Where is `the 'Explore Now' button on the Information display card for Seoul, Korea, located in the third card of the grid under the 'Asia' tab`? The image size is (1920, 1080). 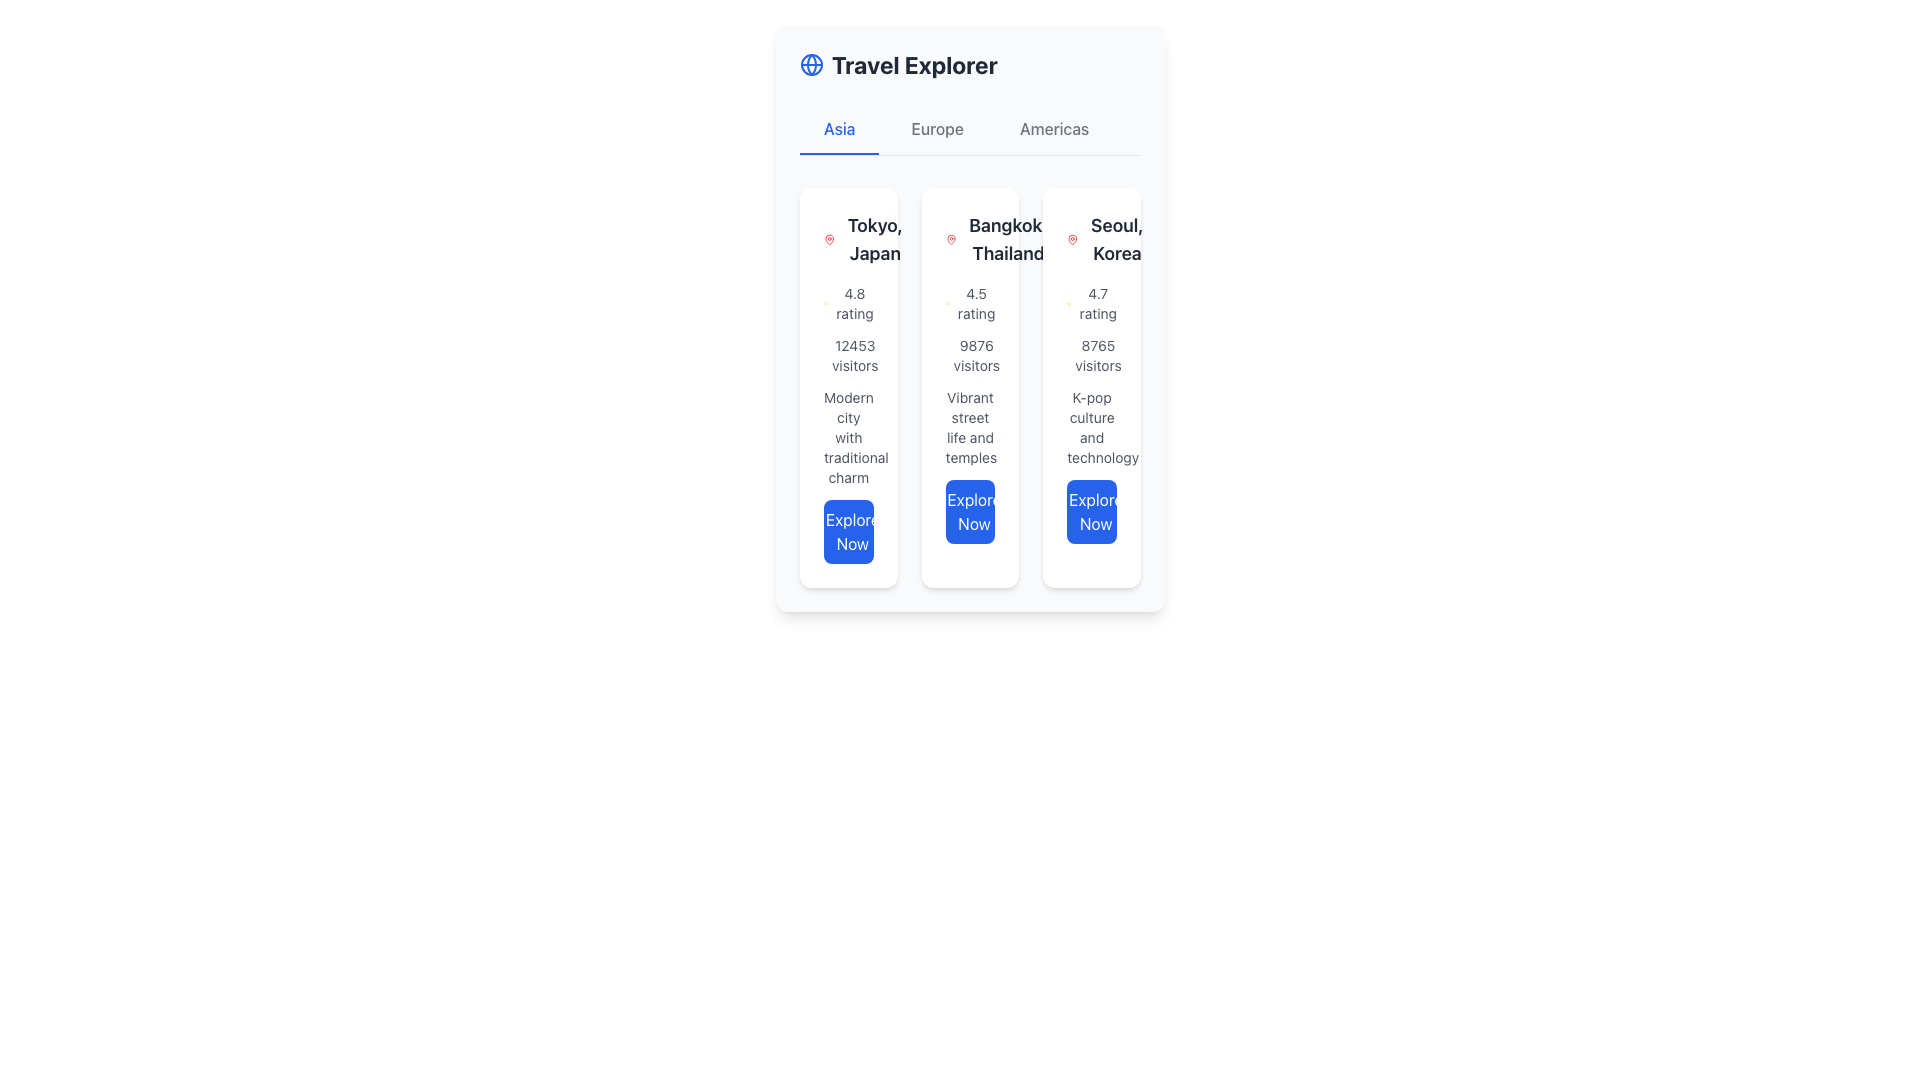 the 'Explore Now' button on the Information display card for Seoul, Korea, located in the third card of the grid under the 'Asia' tab is located at coordinates (1091, 388).